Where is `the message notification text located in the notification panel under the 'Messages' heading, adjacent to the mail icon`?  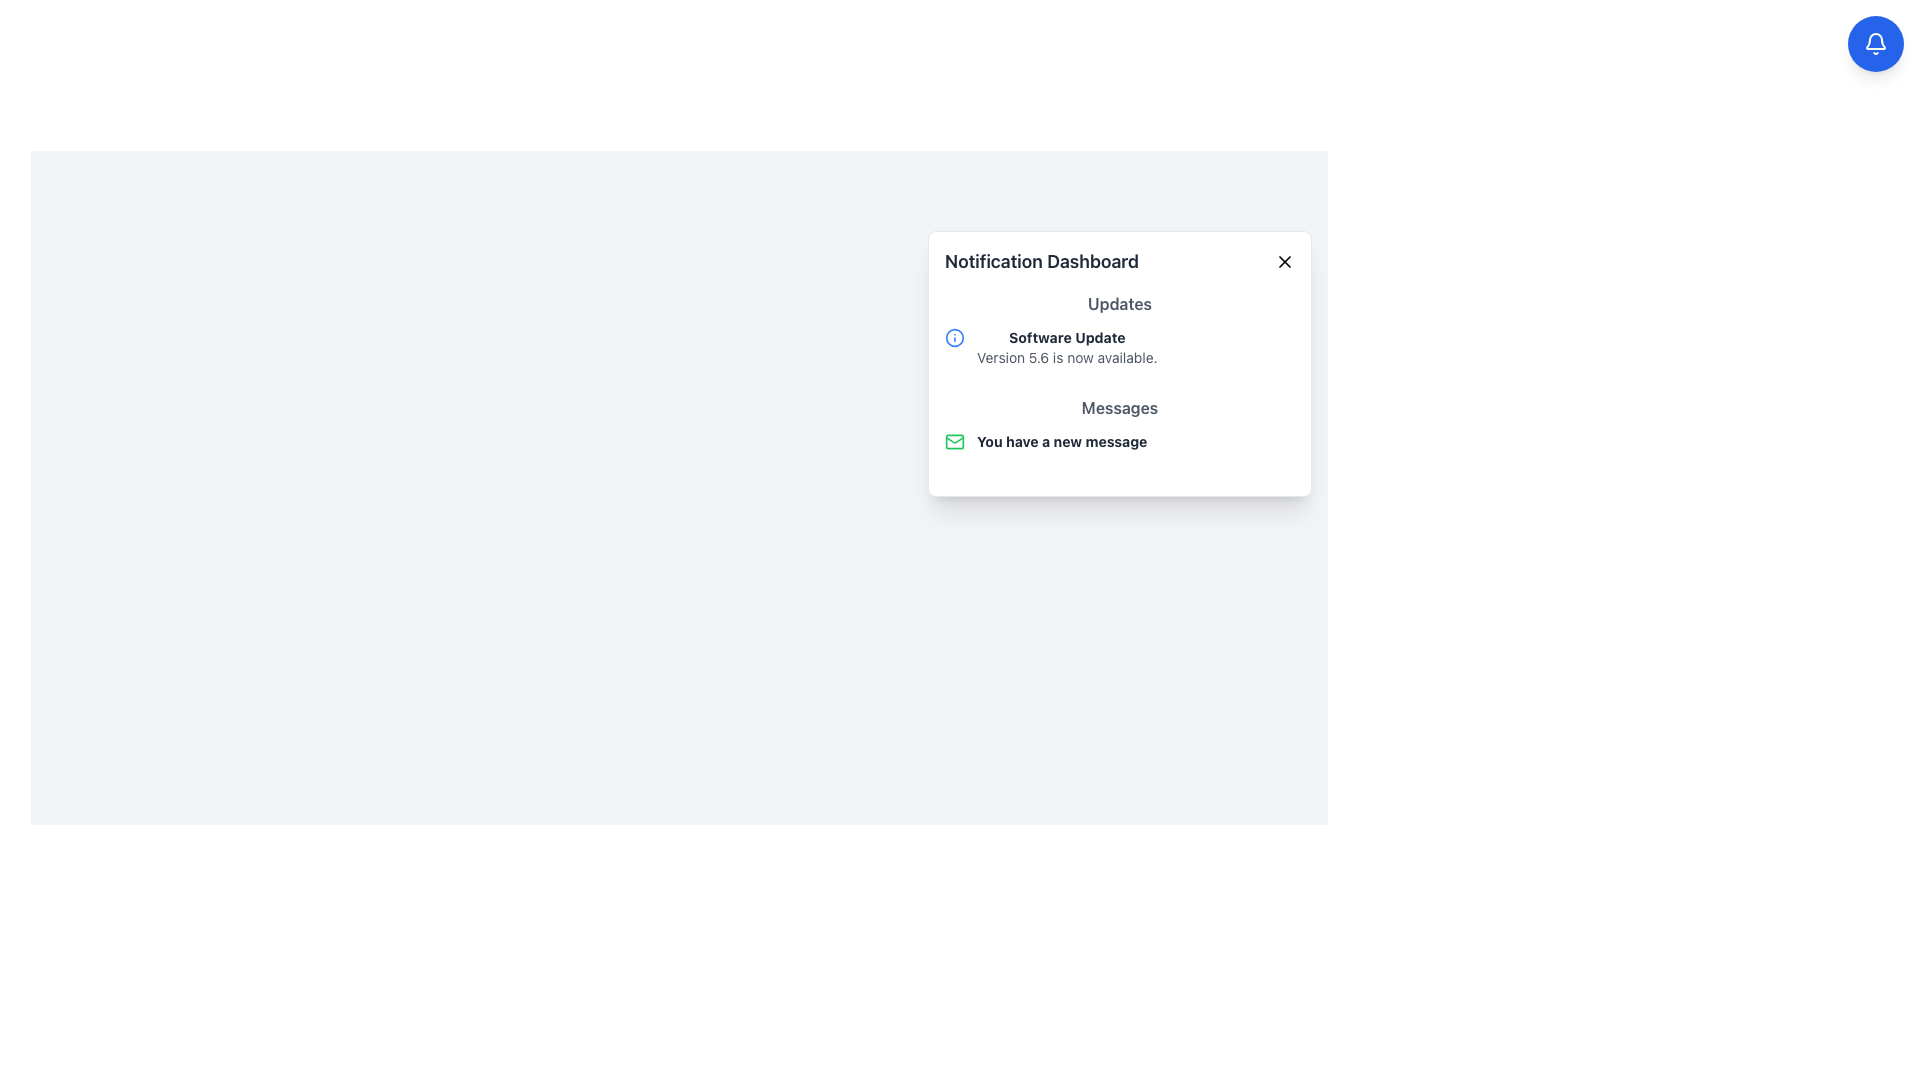
the message notification text located in the notification panel under the 'Messages' heading, adjacent to the mail icon is located at coordinates (1061, 441).